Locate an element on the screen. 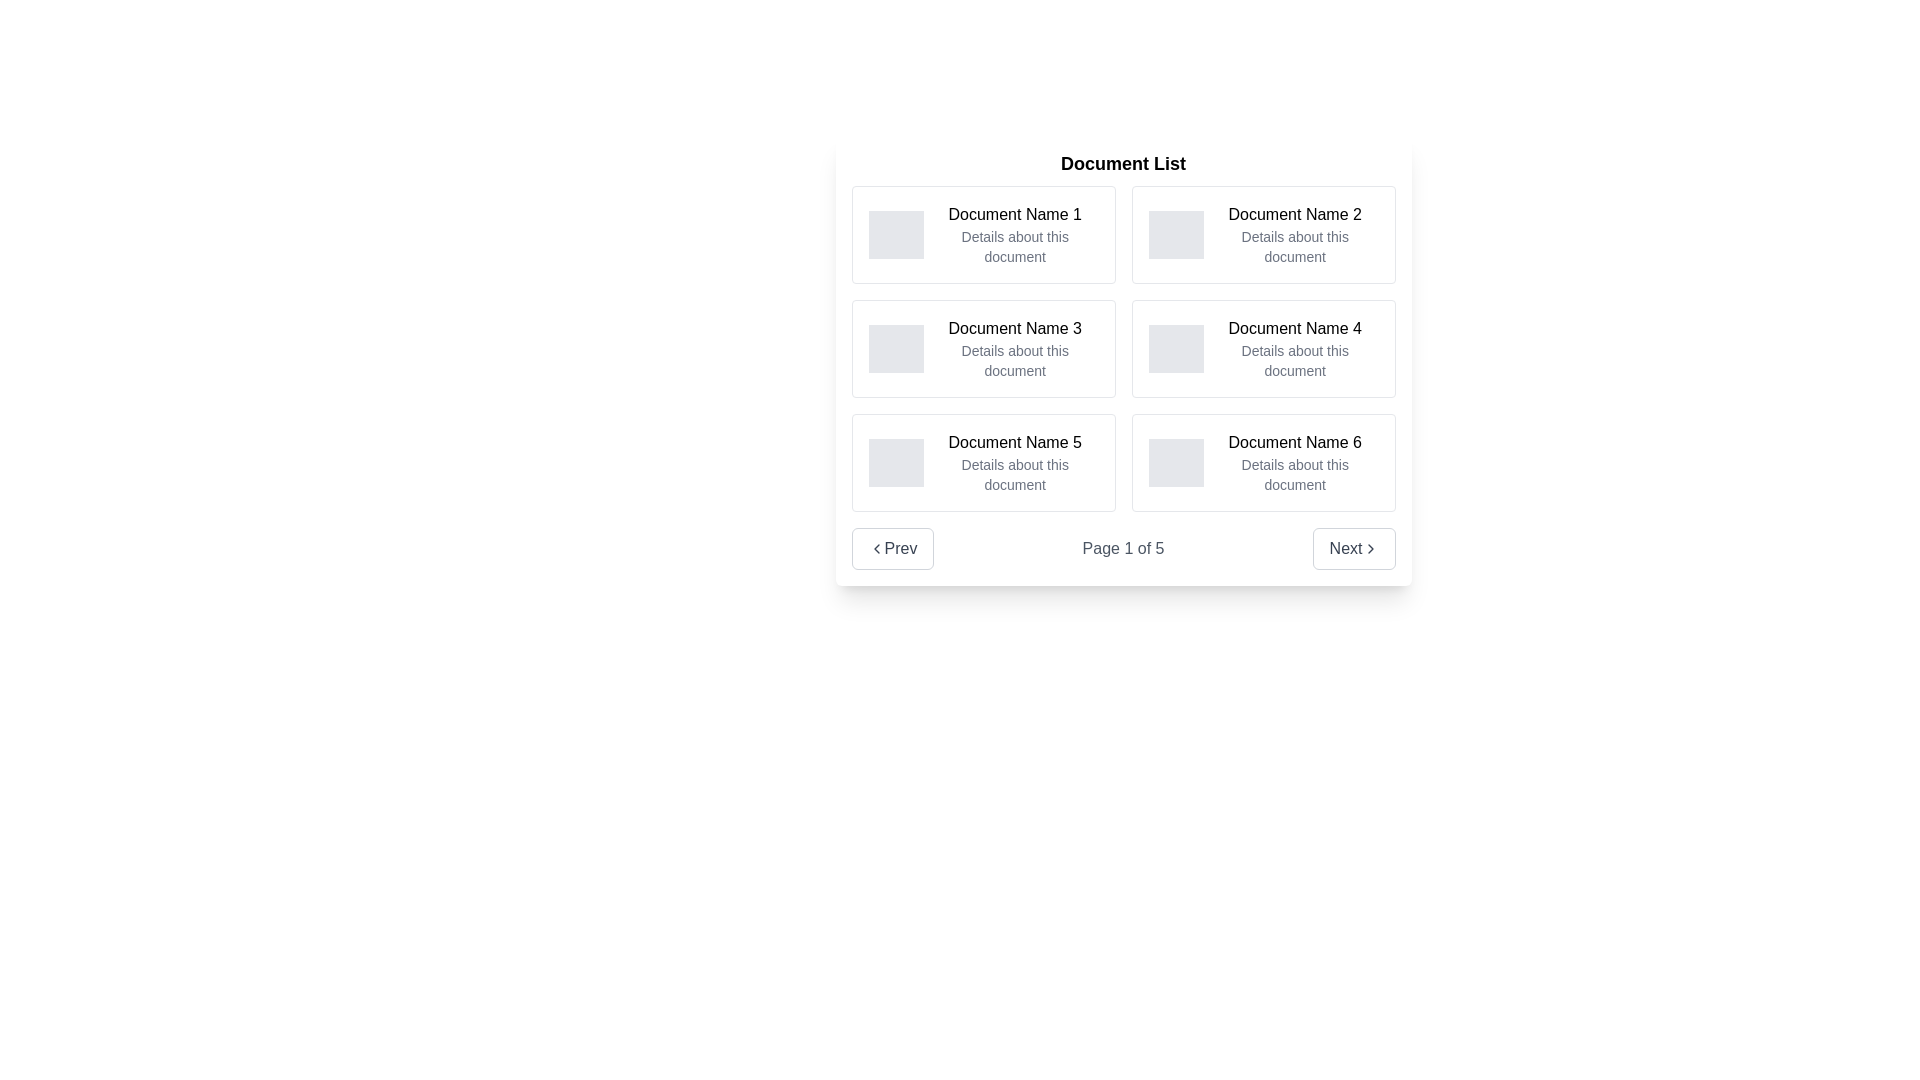 Image resolution: width=1920 pixels, height=1080 pixels. the card displaying 'Document Name 4' which contains document-related information in a grid layout is located at coordinates (1262, 347).